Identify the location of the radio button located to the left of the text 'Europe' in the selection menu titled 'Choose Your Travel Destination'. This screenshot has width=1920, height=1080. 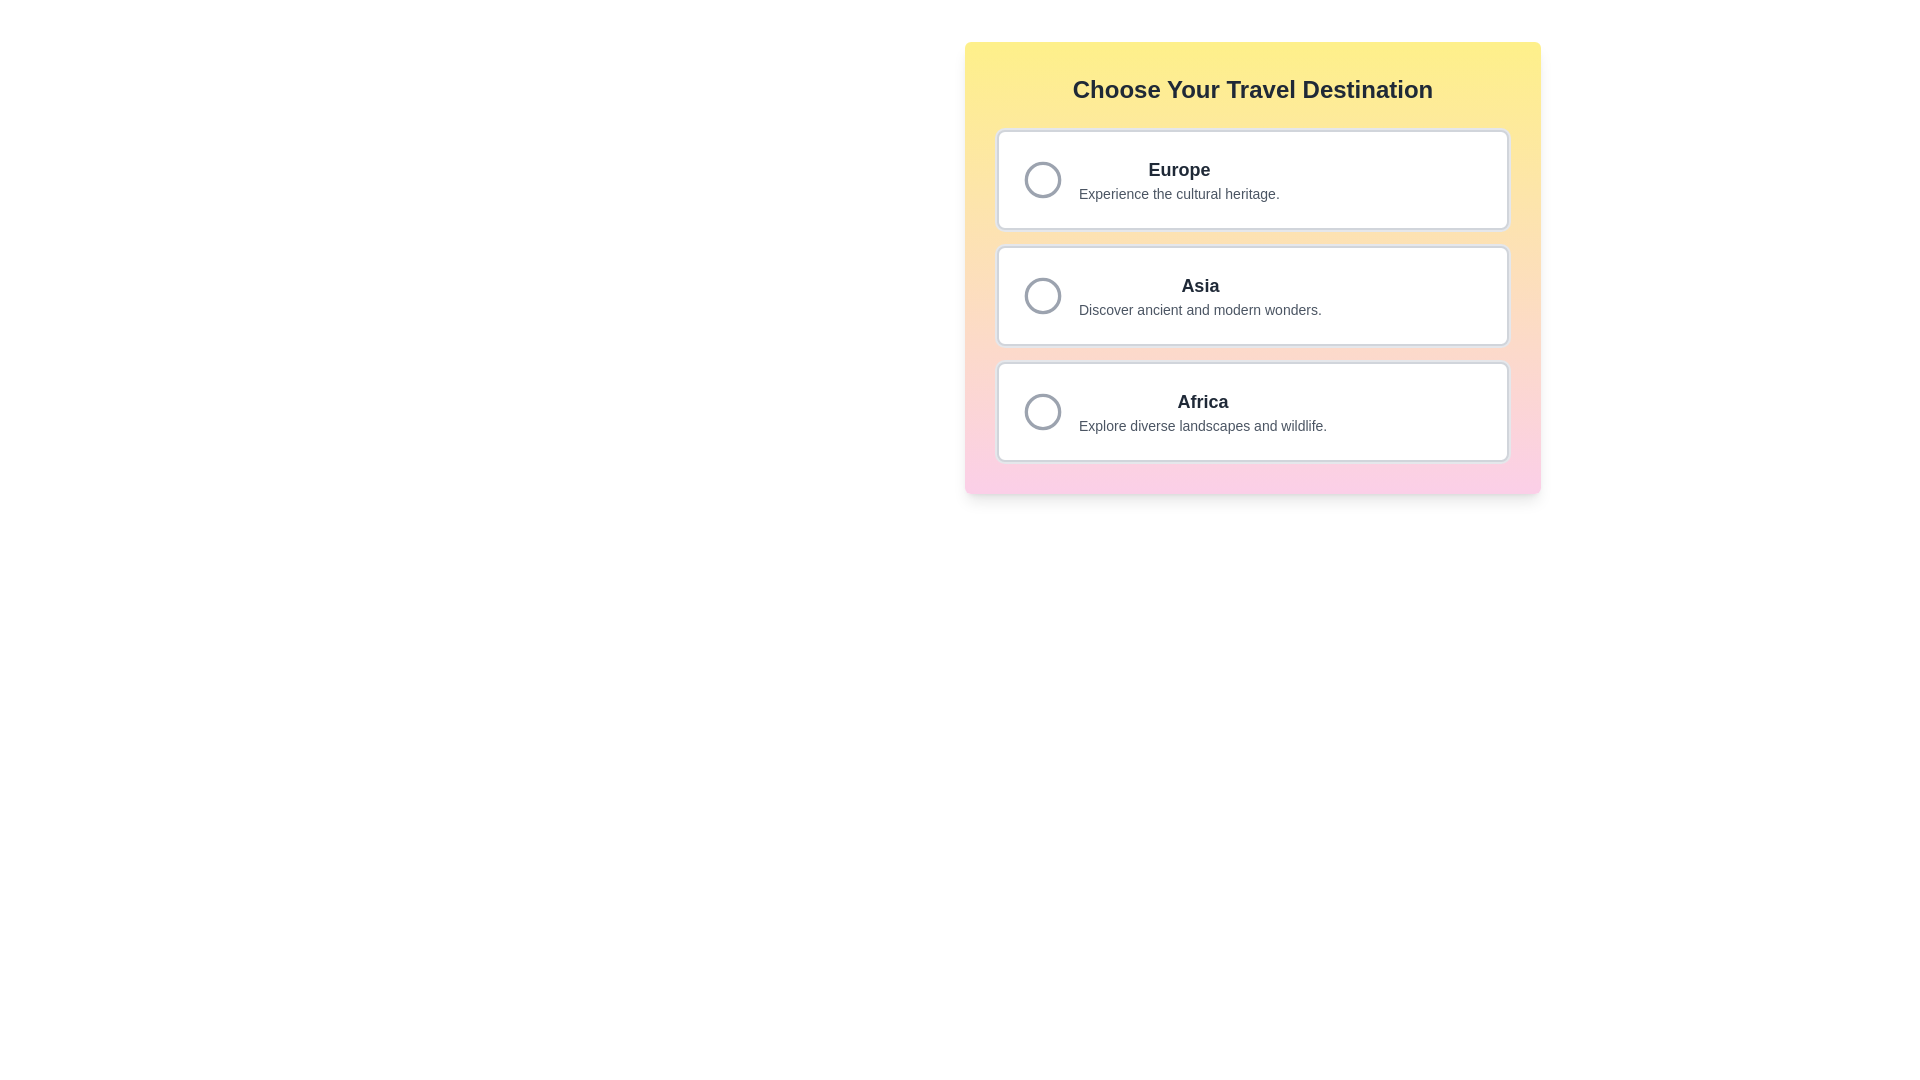
(1041, 180).